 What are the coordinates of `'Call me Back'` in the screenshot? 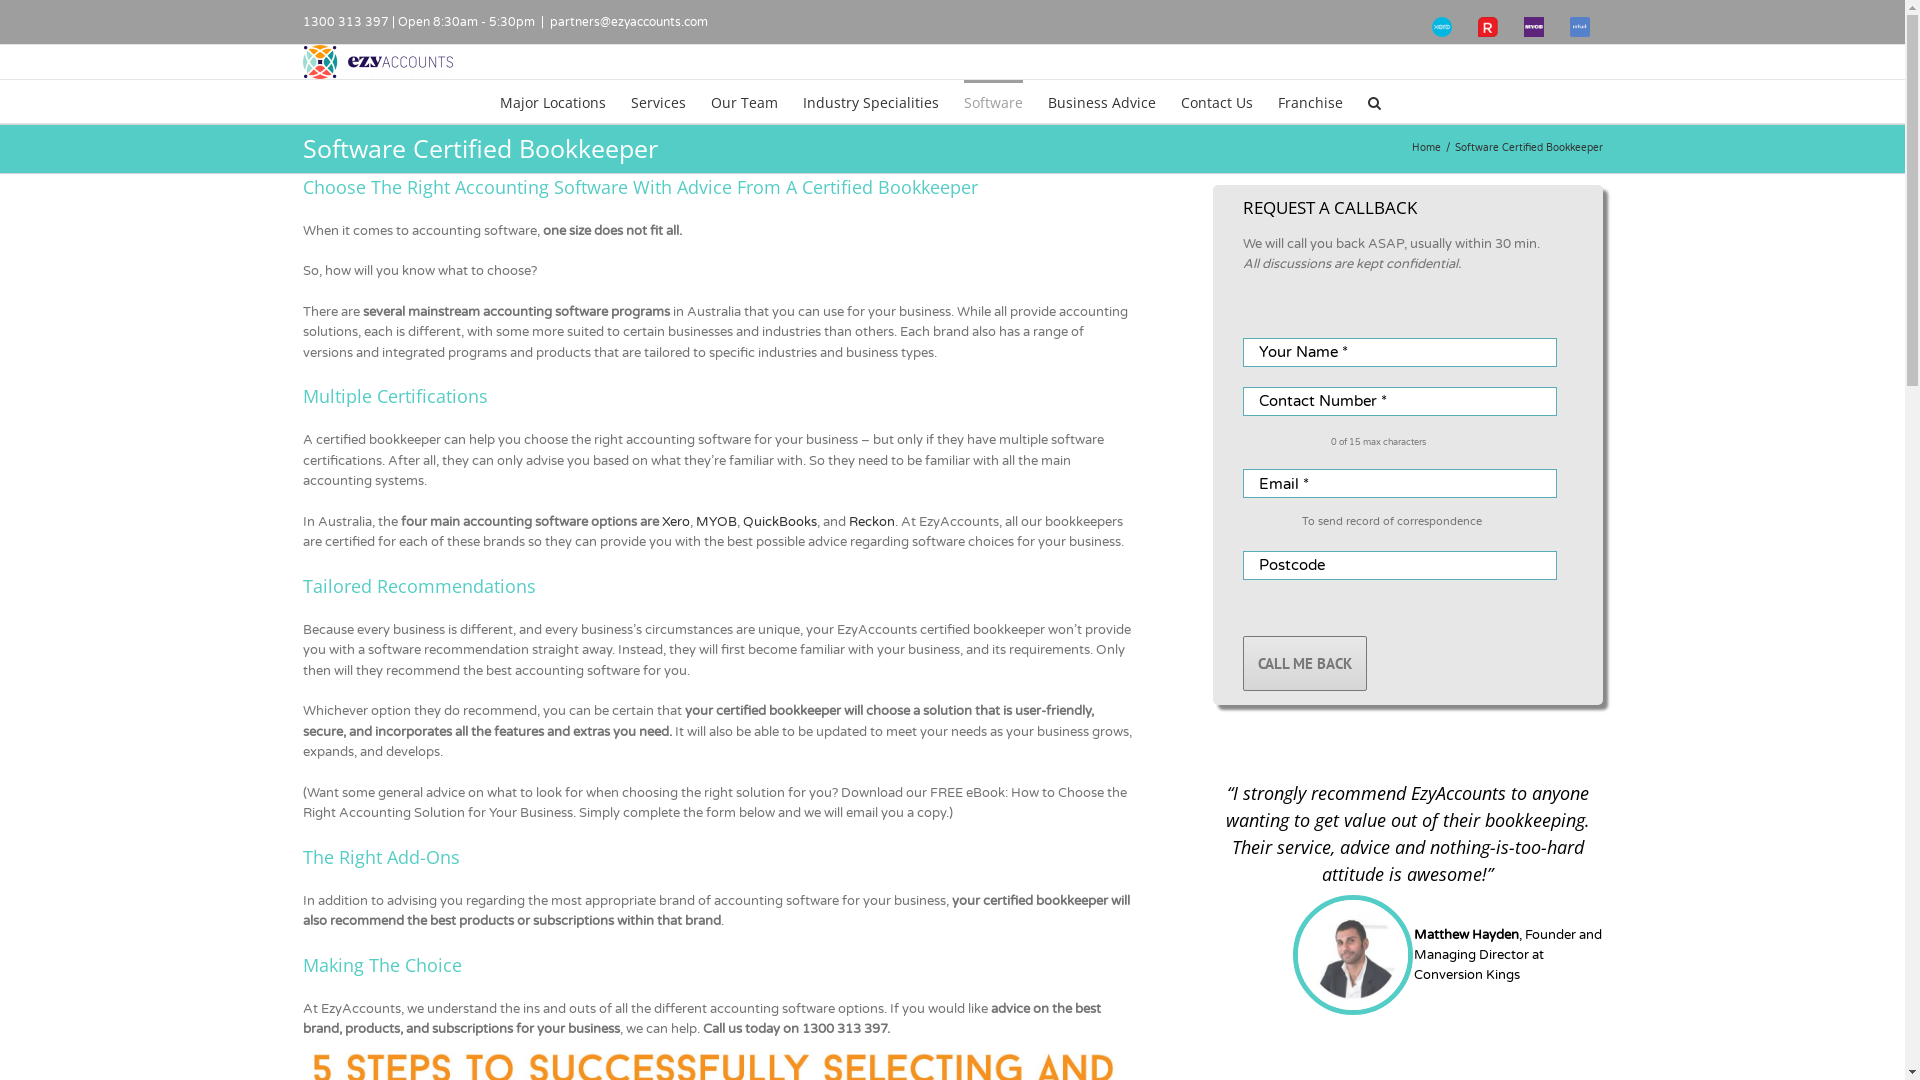 It's located at (1304, 663).